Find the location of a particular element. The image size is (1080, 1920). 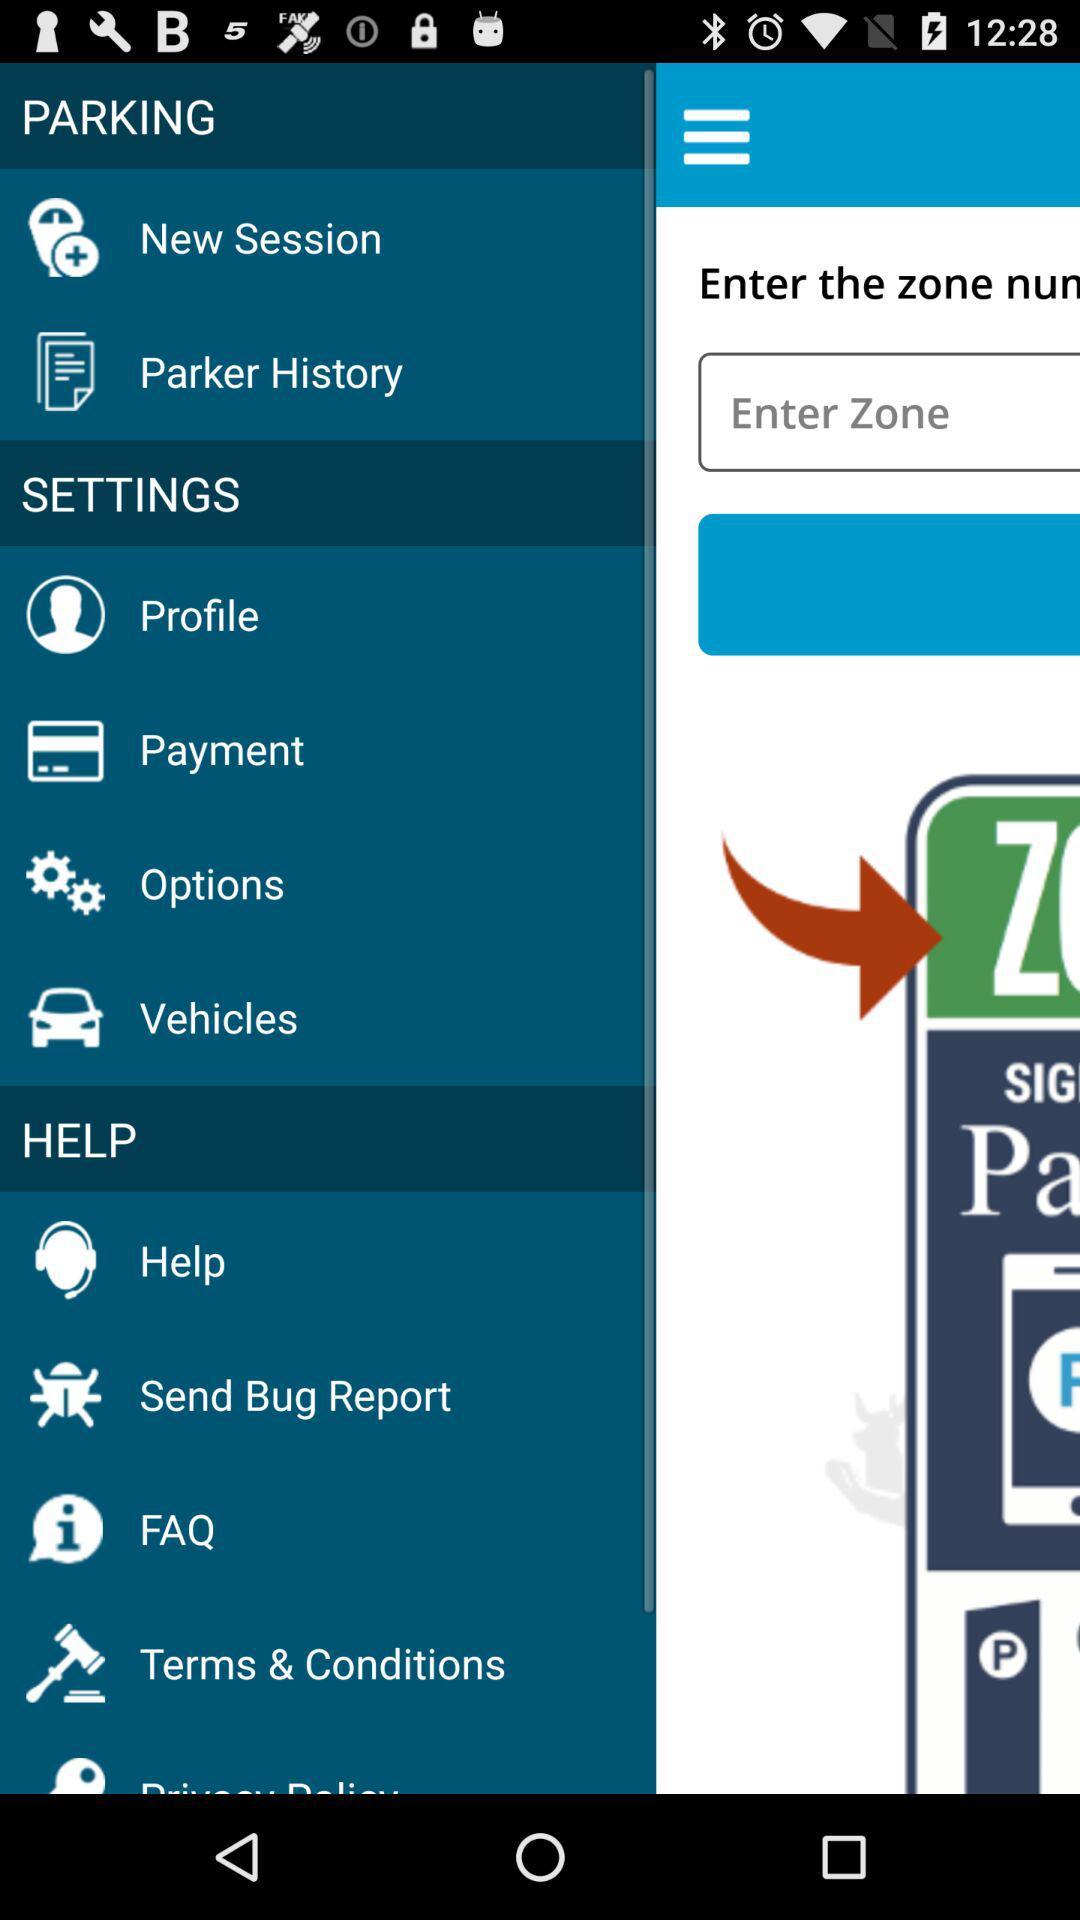

new session item is located at coordinates (260, 236).